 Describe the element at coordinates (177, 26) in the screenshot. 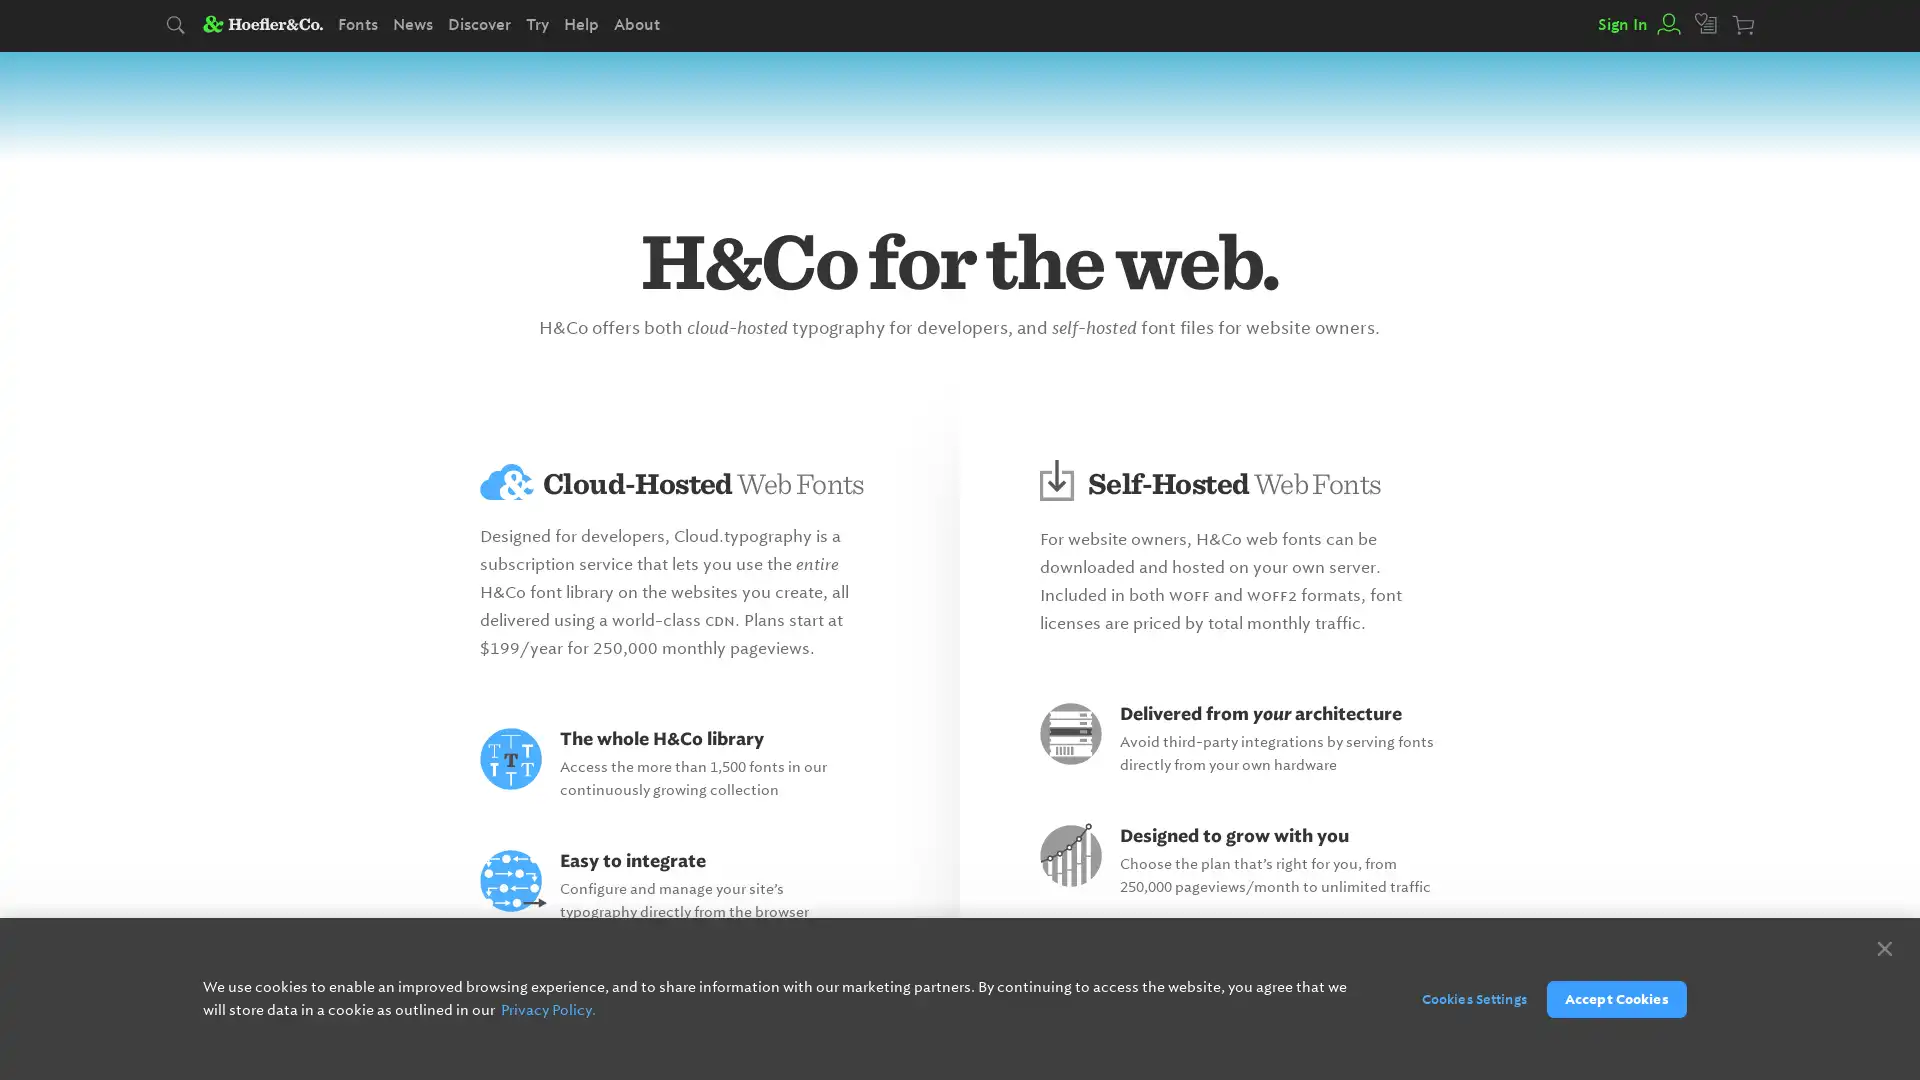

I see `Search typography.com` at that location.